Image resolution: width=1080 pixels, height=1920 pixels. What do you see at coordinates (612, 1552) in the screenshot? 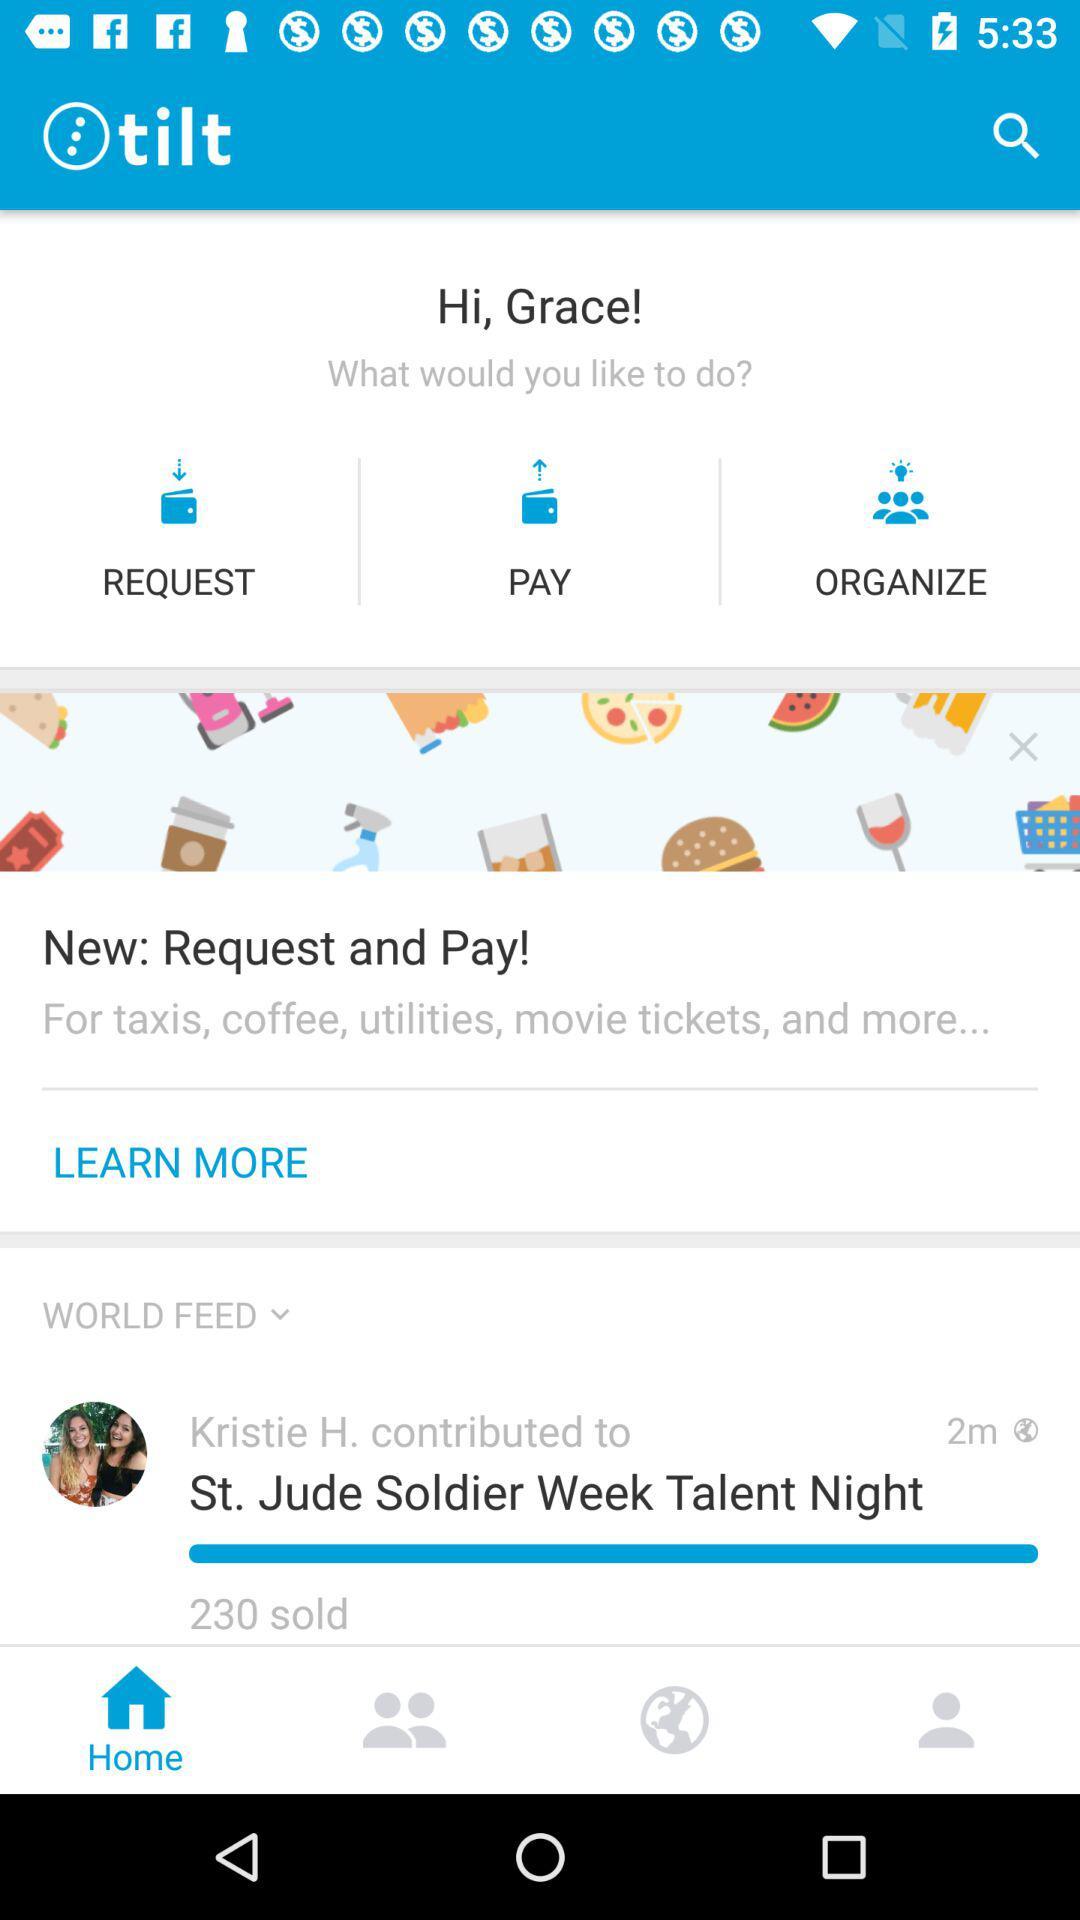
I see `the item below st jude soldier` at bounding box center [612, 1552].